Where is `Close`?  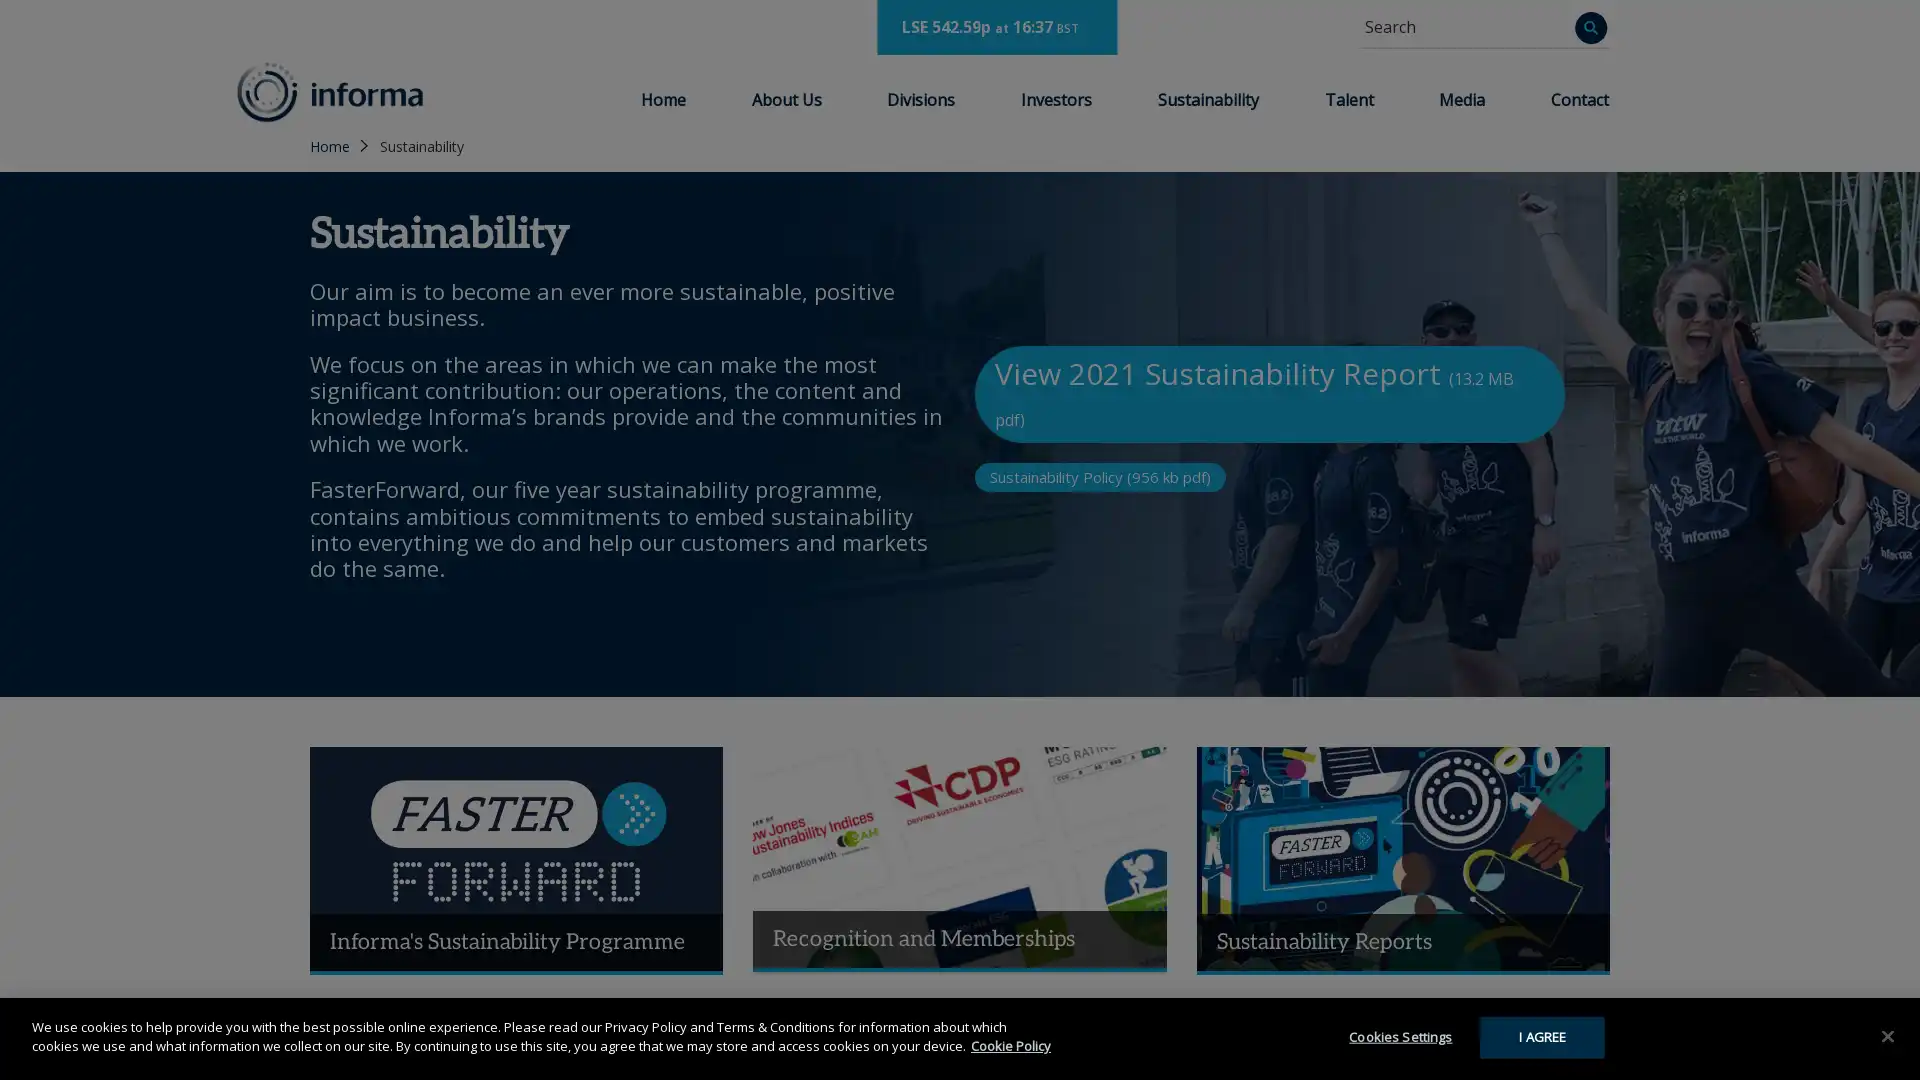 Close is located at coordinates (1886, 1035).